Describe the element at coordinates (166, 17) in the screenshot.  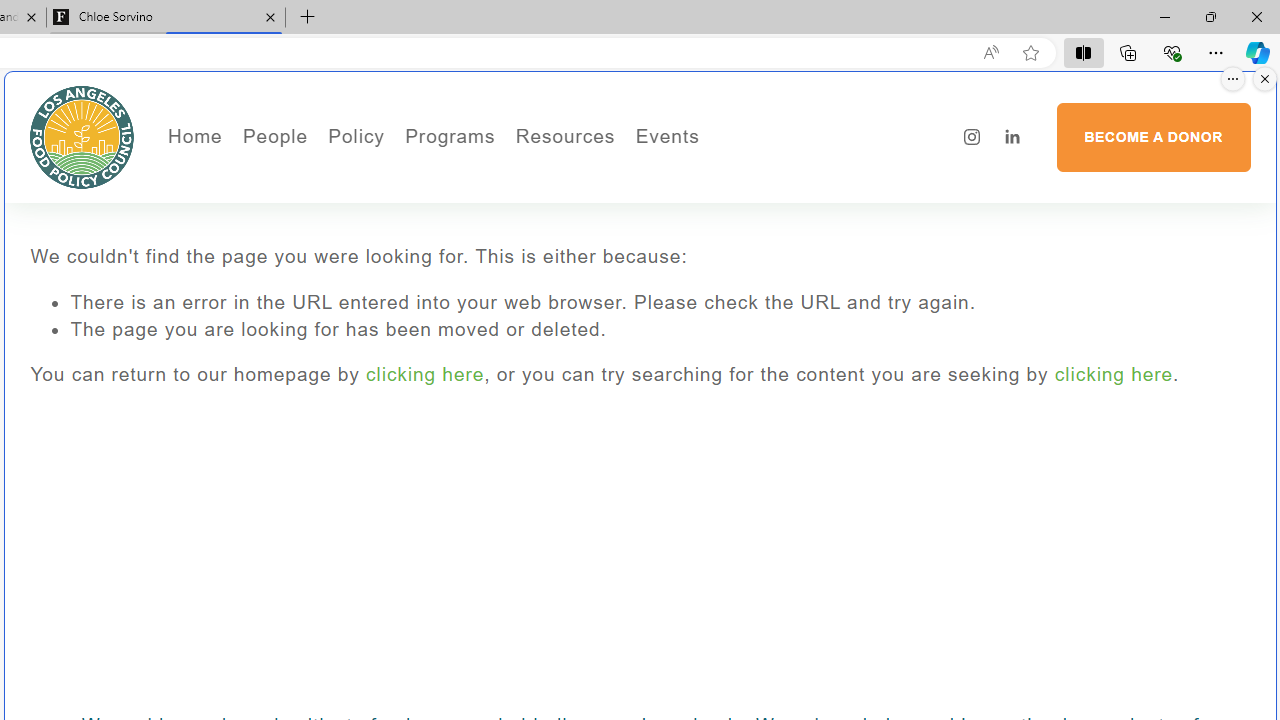
I see `'Chloe Sorvino'` at that location.